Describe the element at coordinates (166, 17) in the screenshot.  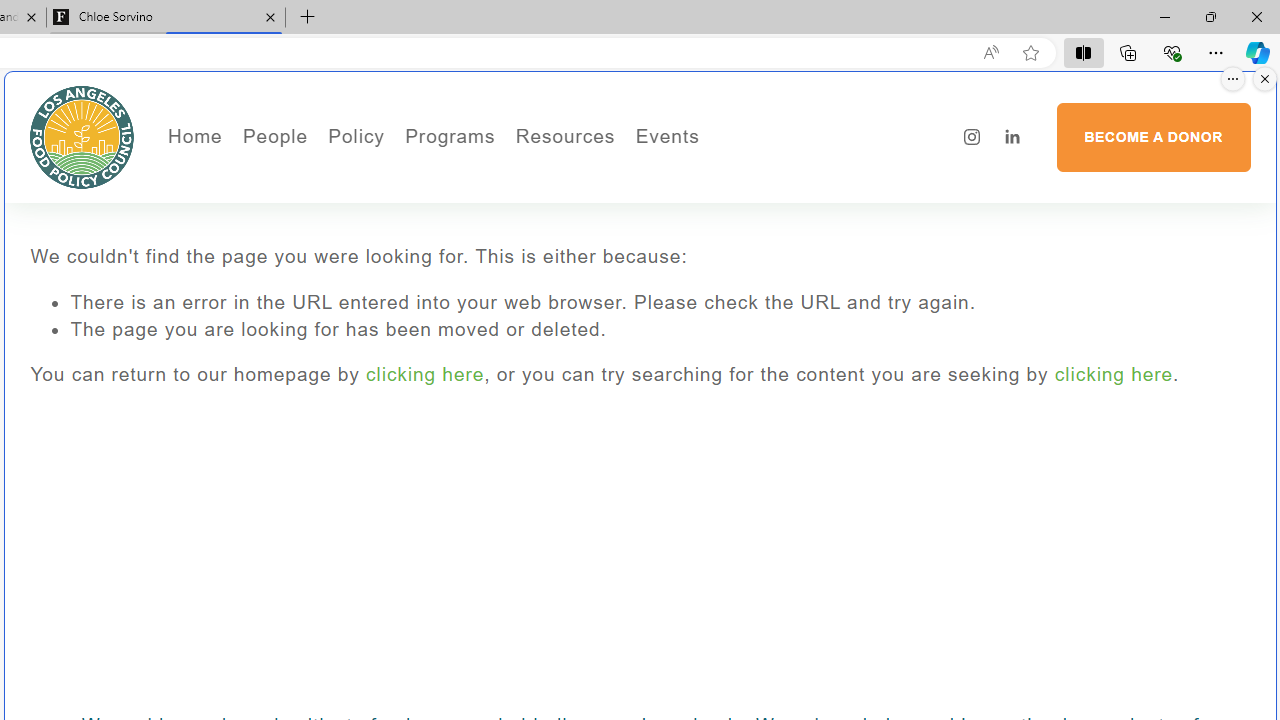
I see `'Chloe Sorvino'` at that location.